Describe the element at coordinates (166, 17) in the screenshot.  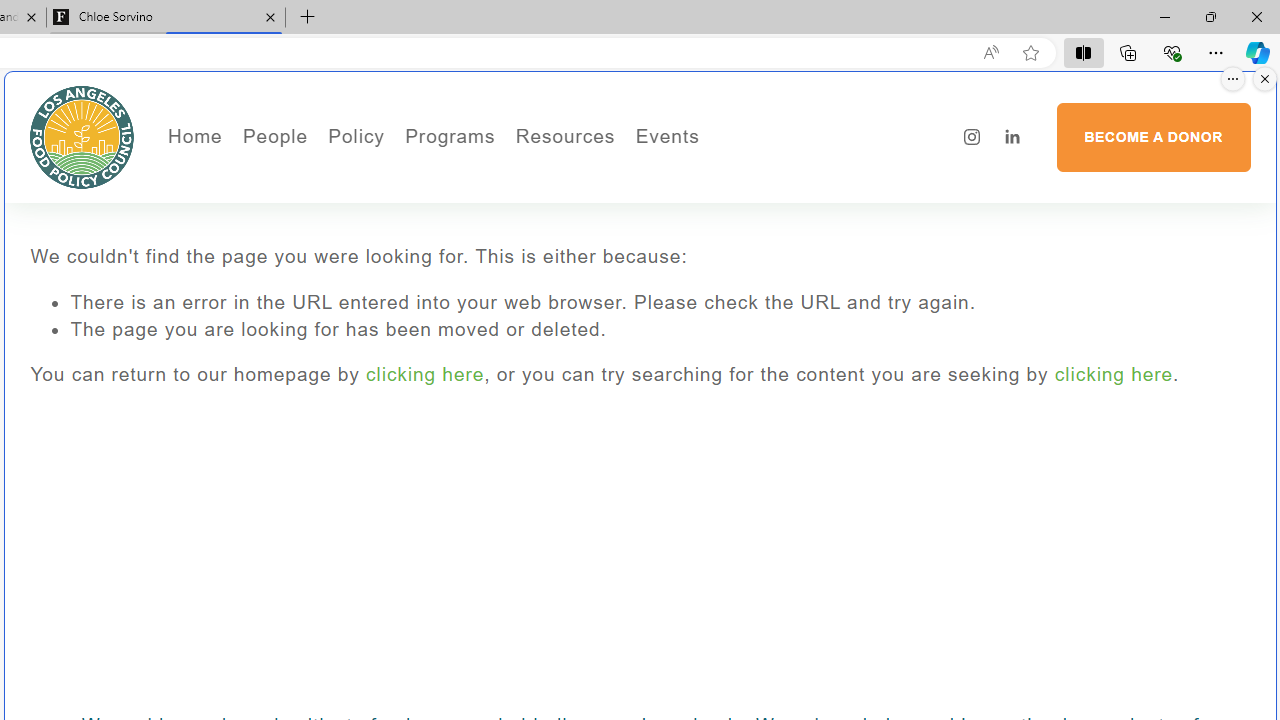
I see `'Chloe Sorvino'` at that location.